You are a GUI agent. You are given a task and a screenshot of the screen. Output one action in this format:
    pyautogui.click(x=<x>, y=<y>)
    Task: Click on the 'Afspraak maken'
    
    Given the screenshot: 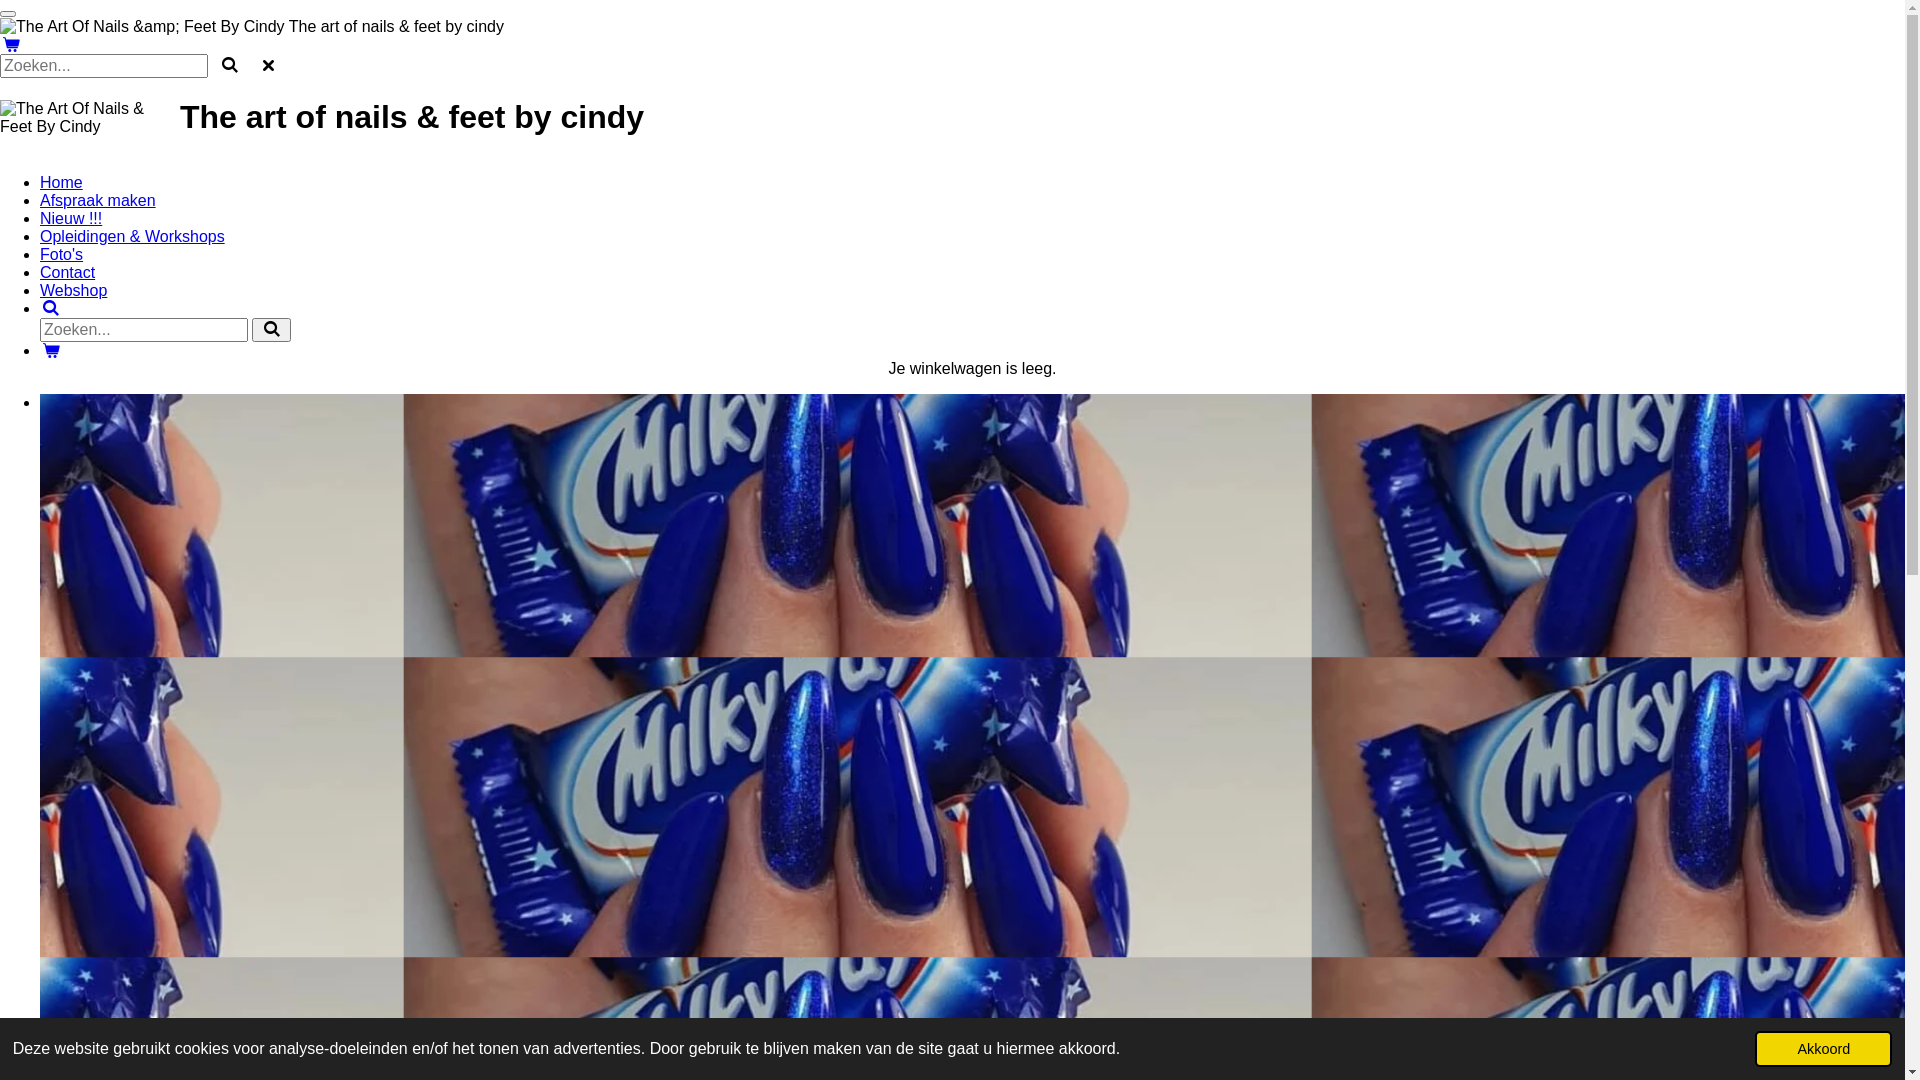 What is the action you would take?
    pyautogui.click(x=96, y=200)
    